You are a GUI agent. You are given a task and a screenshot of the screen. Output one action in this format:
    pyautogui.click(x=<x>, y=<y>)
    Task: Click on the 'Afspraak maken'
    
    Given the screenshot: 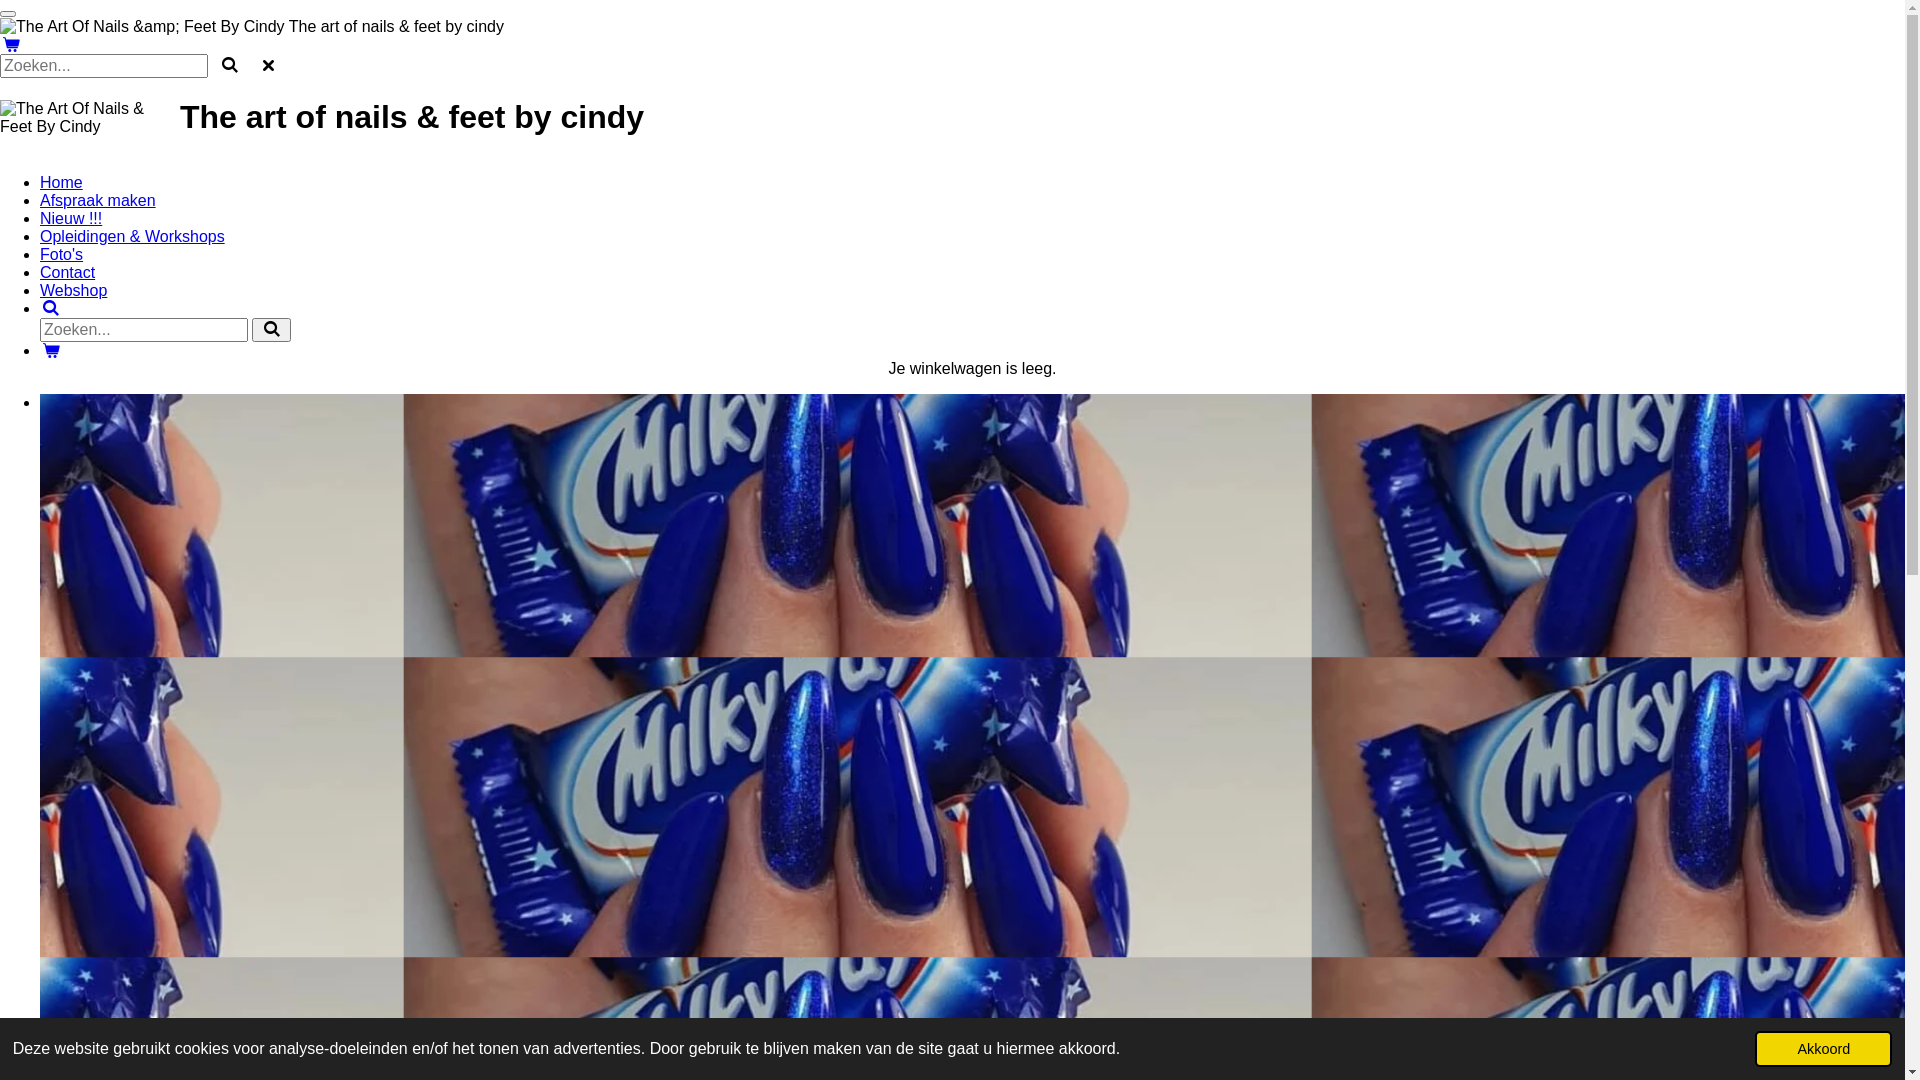 What is the action you would take?
    pyautogui.click(x=96, y=200)
    